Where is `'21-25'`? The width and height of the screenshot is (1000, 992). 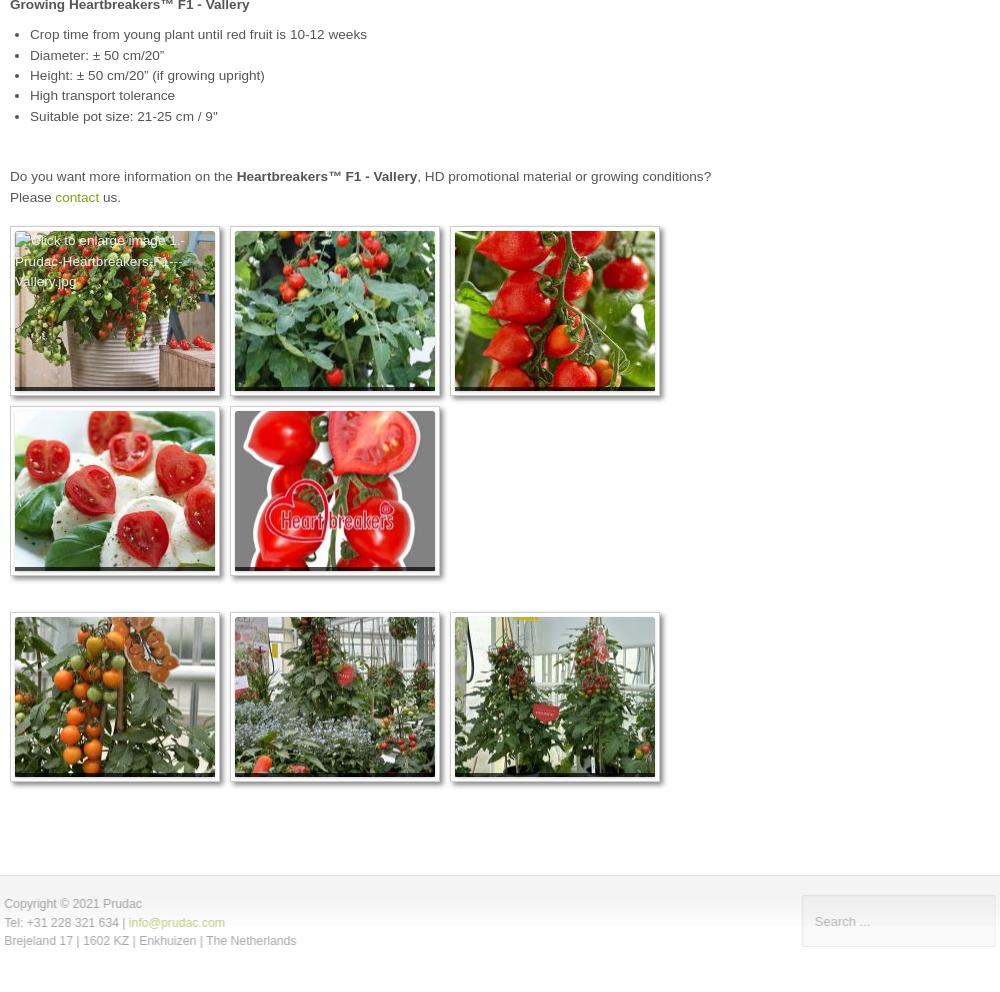 '21-25' is located at coordinates (154, 114).